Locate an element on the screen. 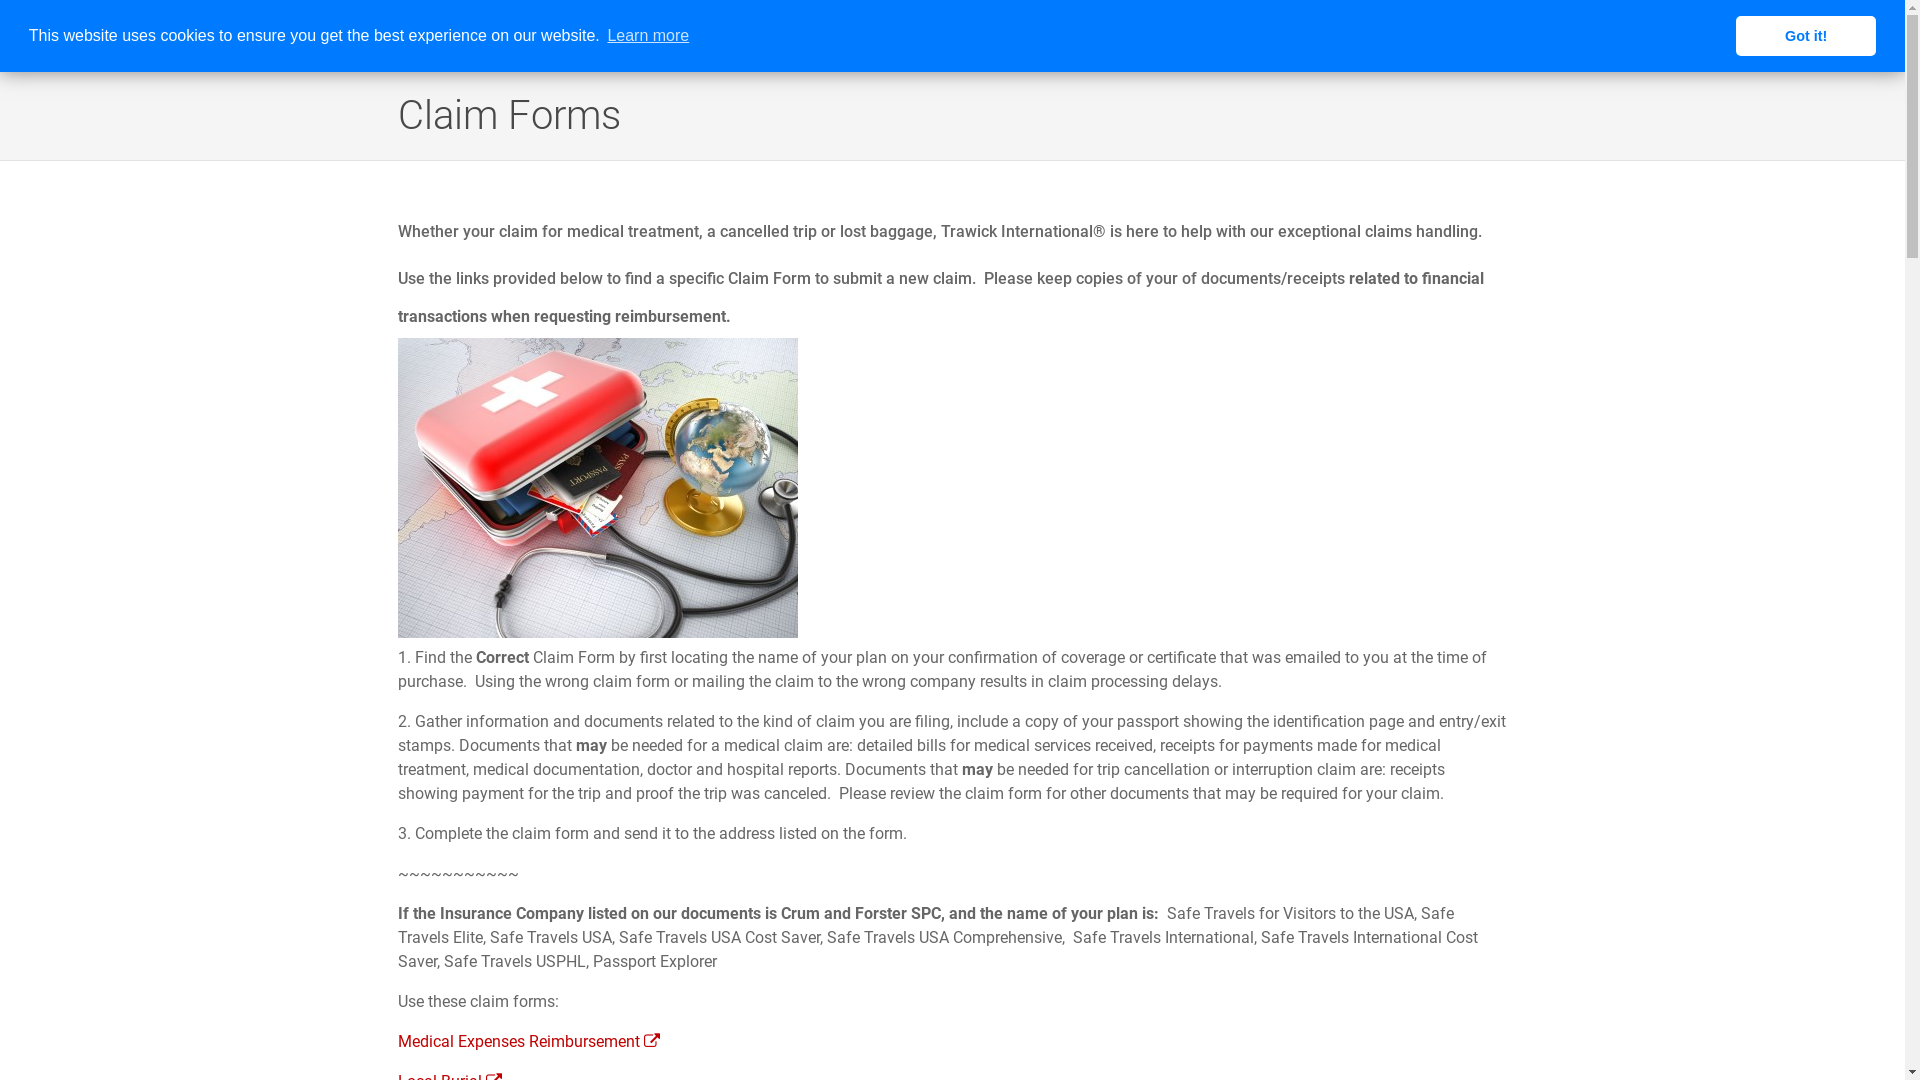 Image resolution: width=1920 pixels, height=1080 pixels. 'Blog' is located at coordinates (1865, 35).